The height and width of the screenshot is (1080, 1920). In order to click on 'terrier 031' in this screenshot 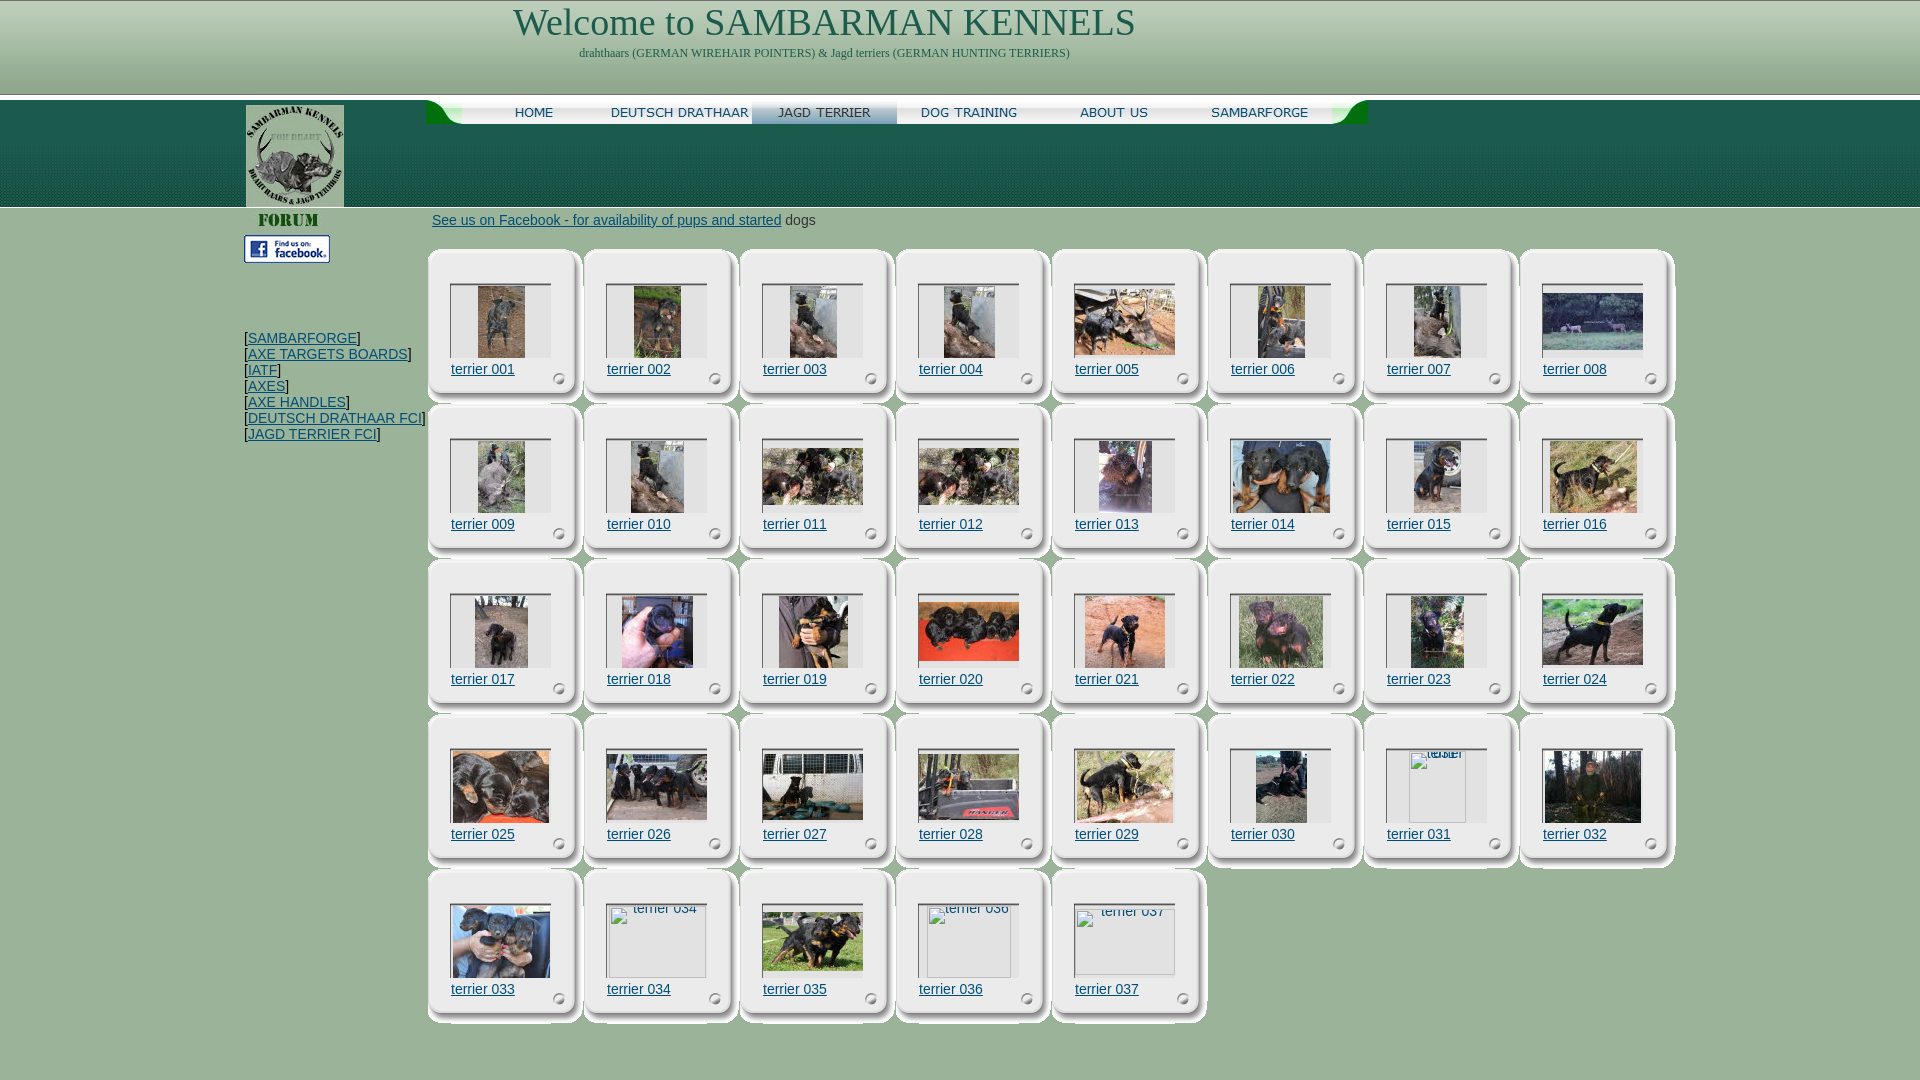, I will do `click(1435, 785)`.